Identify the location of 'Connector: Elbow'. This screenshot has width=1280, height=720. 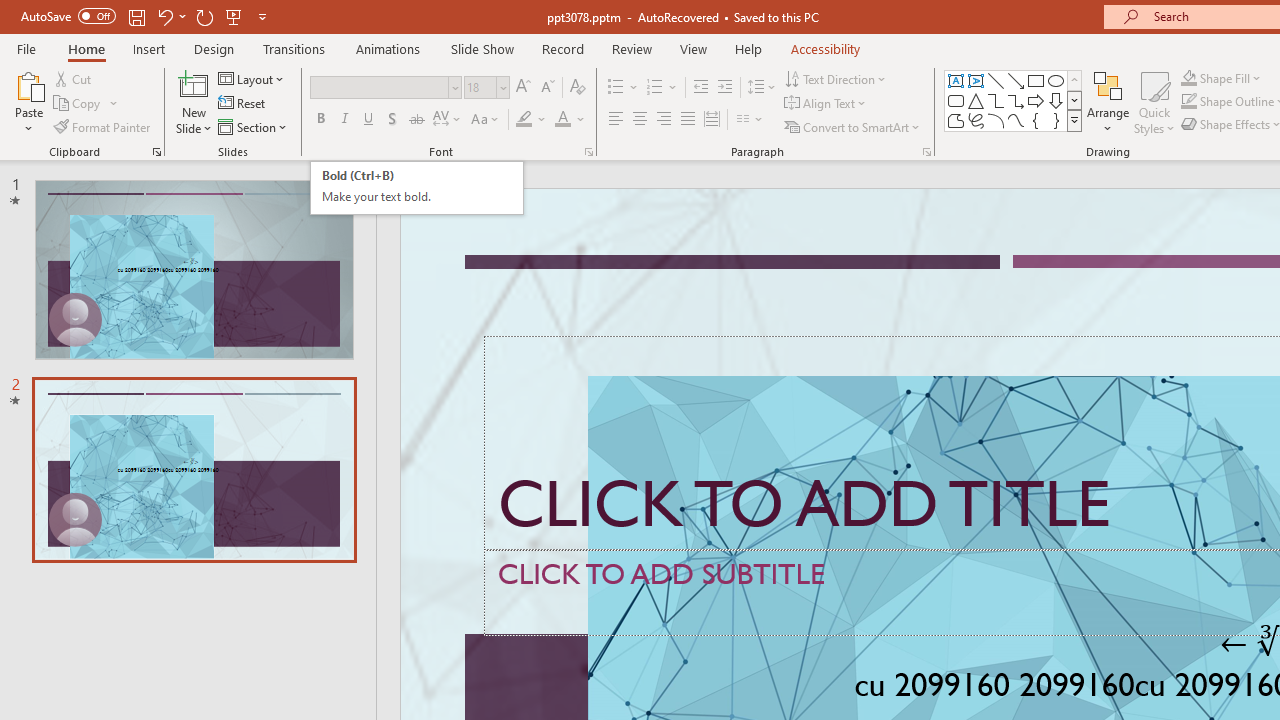
(995, 100).